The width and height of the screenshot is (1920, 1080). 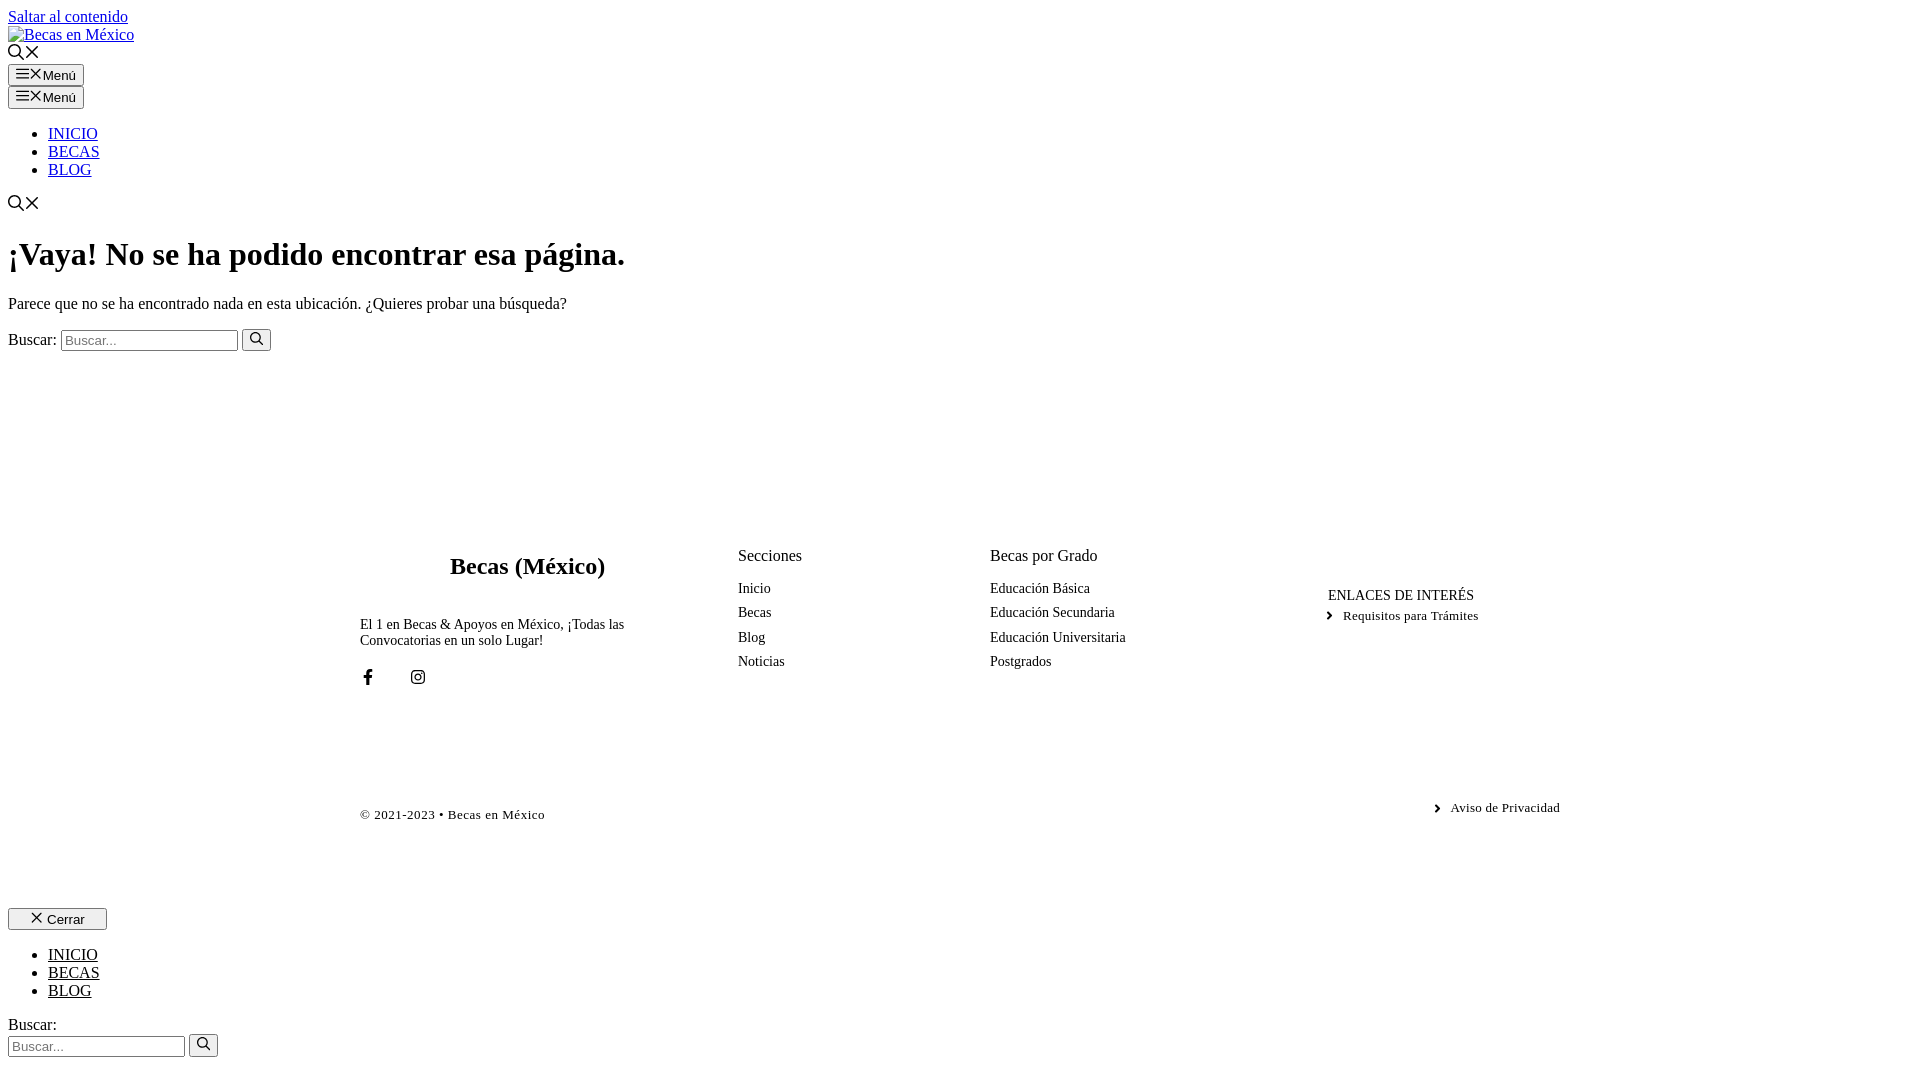 What do you see at coordinates (1495, 806) in the screenshot?
I see `'Aviso de Privacidad'` at bounding box center [1495, 806].